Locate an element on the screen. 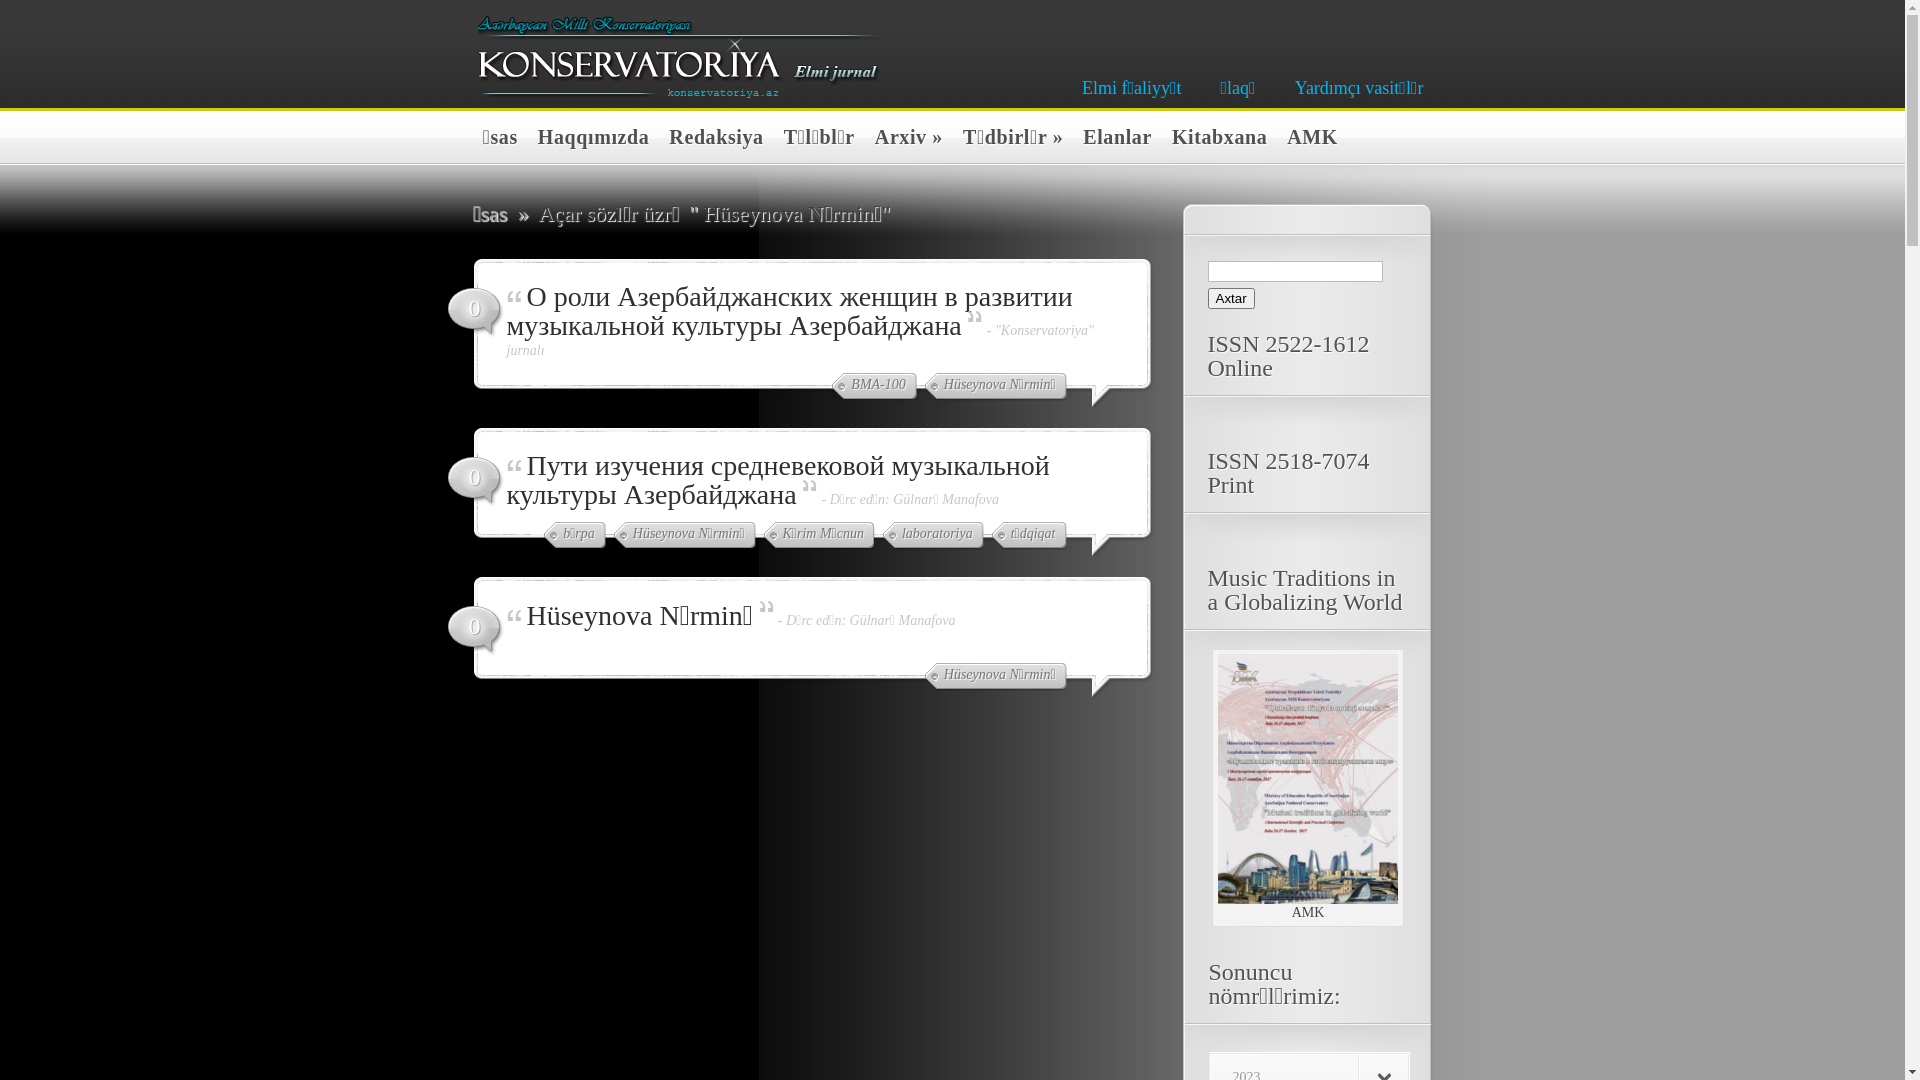  'BMA-100' is located at coordinates (873, 386).